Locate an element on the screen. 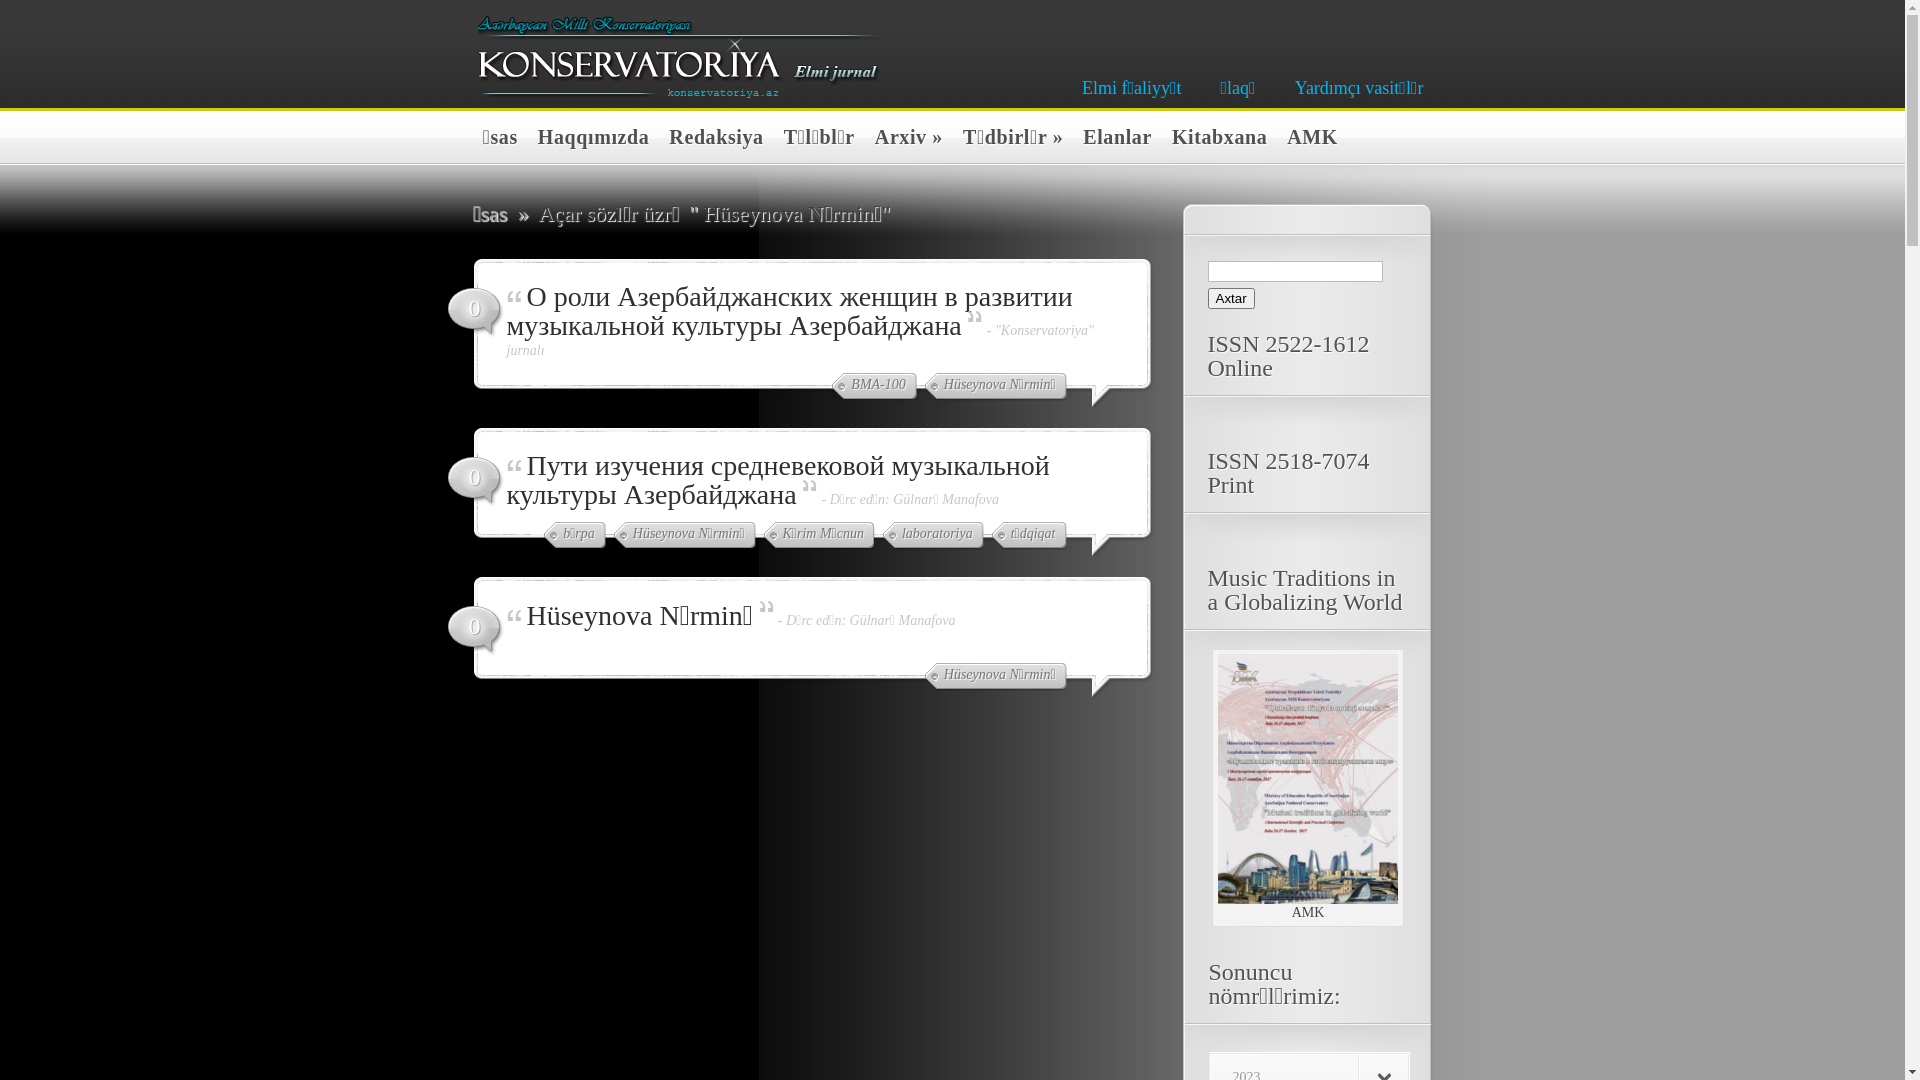  'BMA-100' is located at coordinates (873, 386).